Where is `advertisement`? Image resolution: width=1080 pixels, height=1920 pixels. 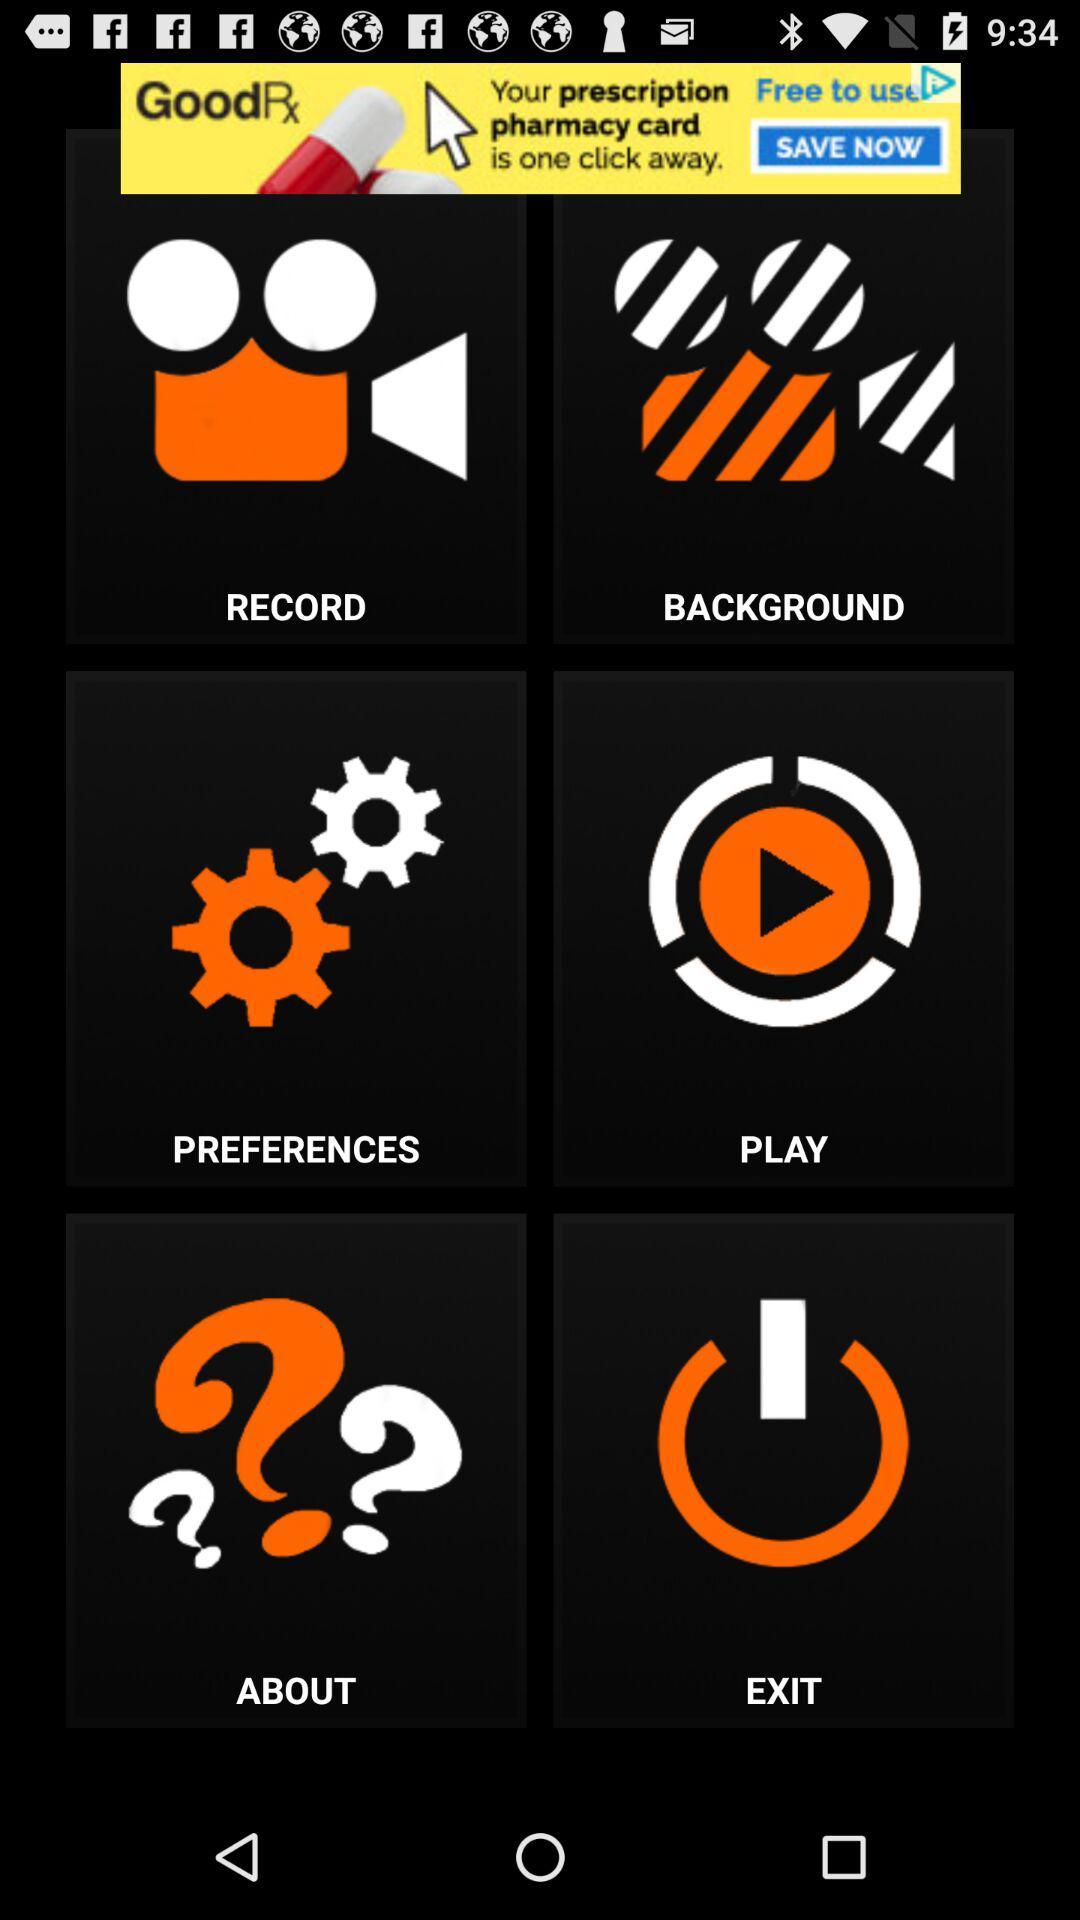 advertisement is located at coordinates (540, 127).